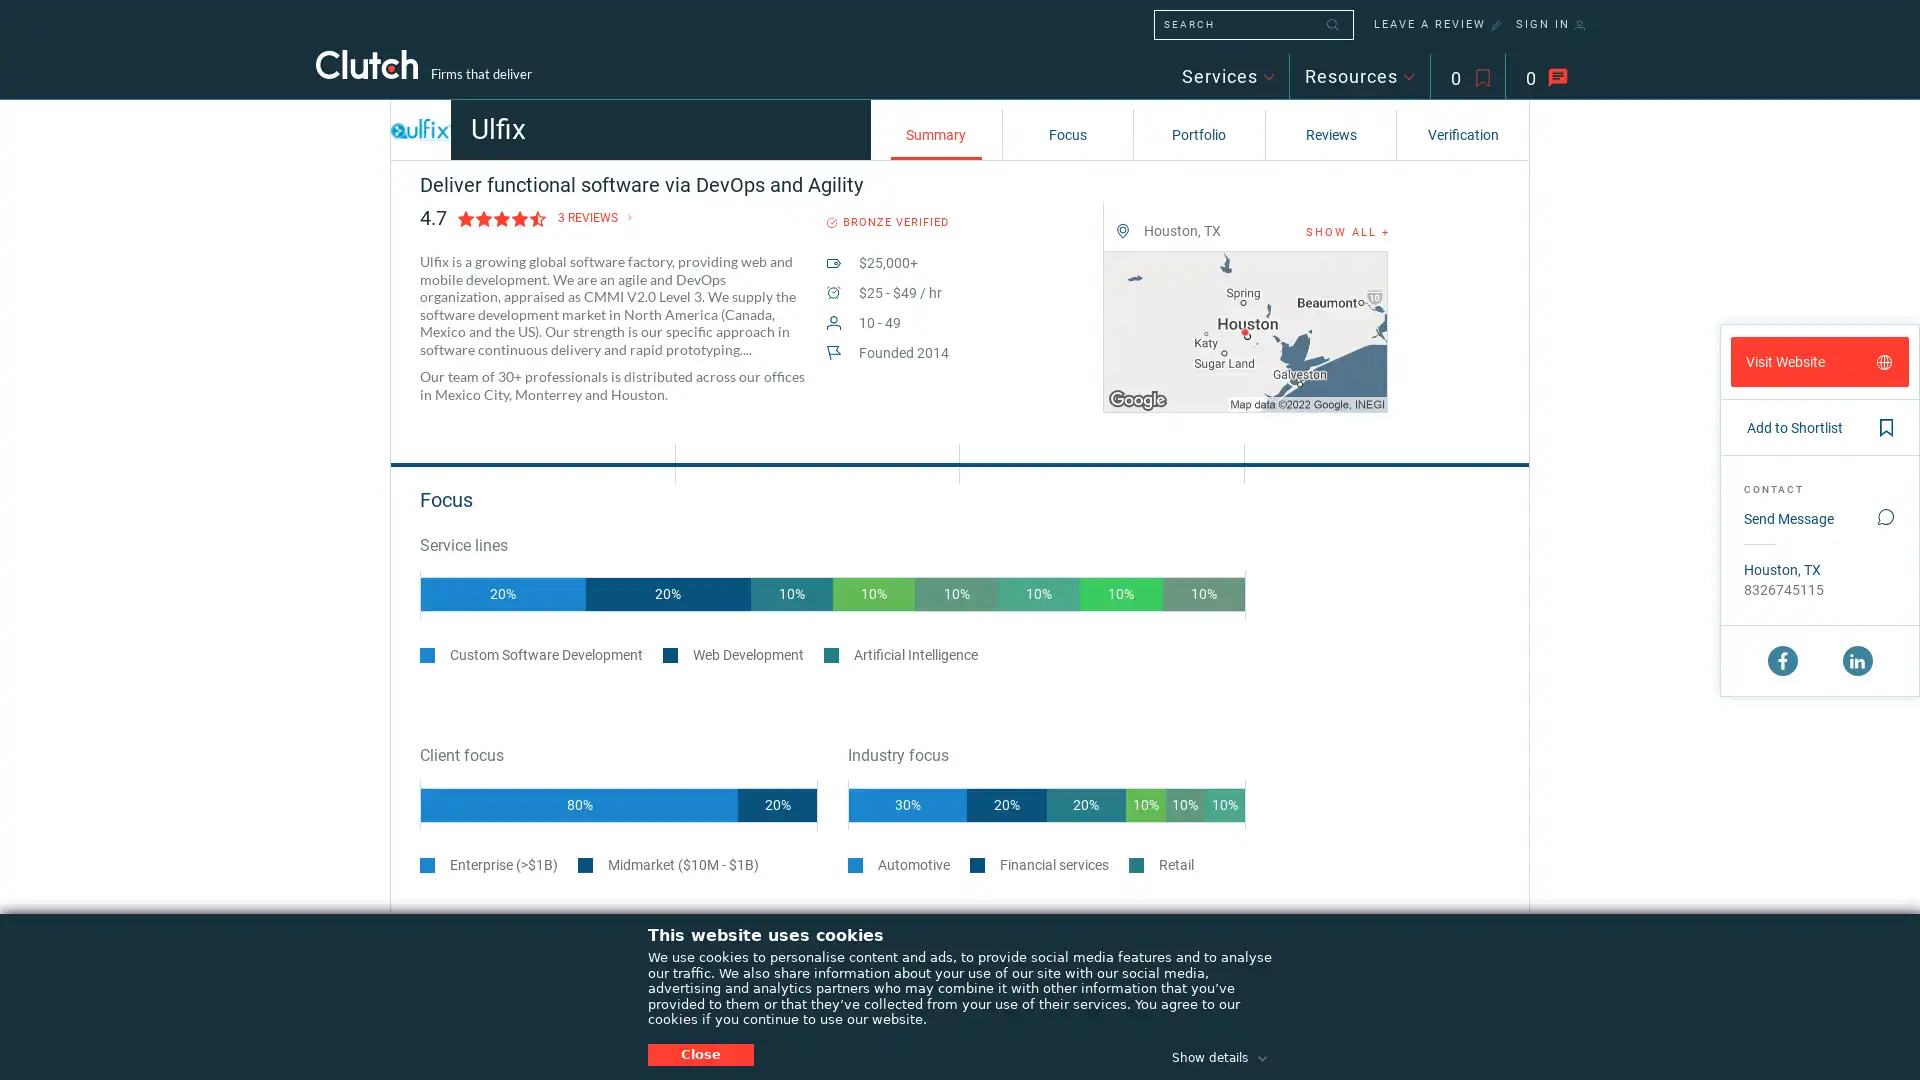 This screenshot has width=1920, height=1080. Describe the element at coordinates (1145, 803) in the screenshot. I see `10%` at that location.